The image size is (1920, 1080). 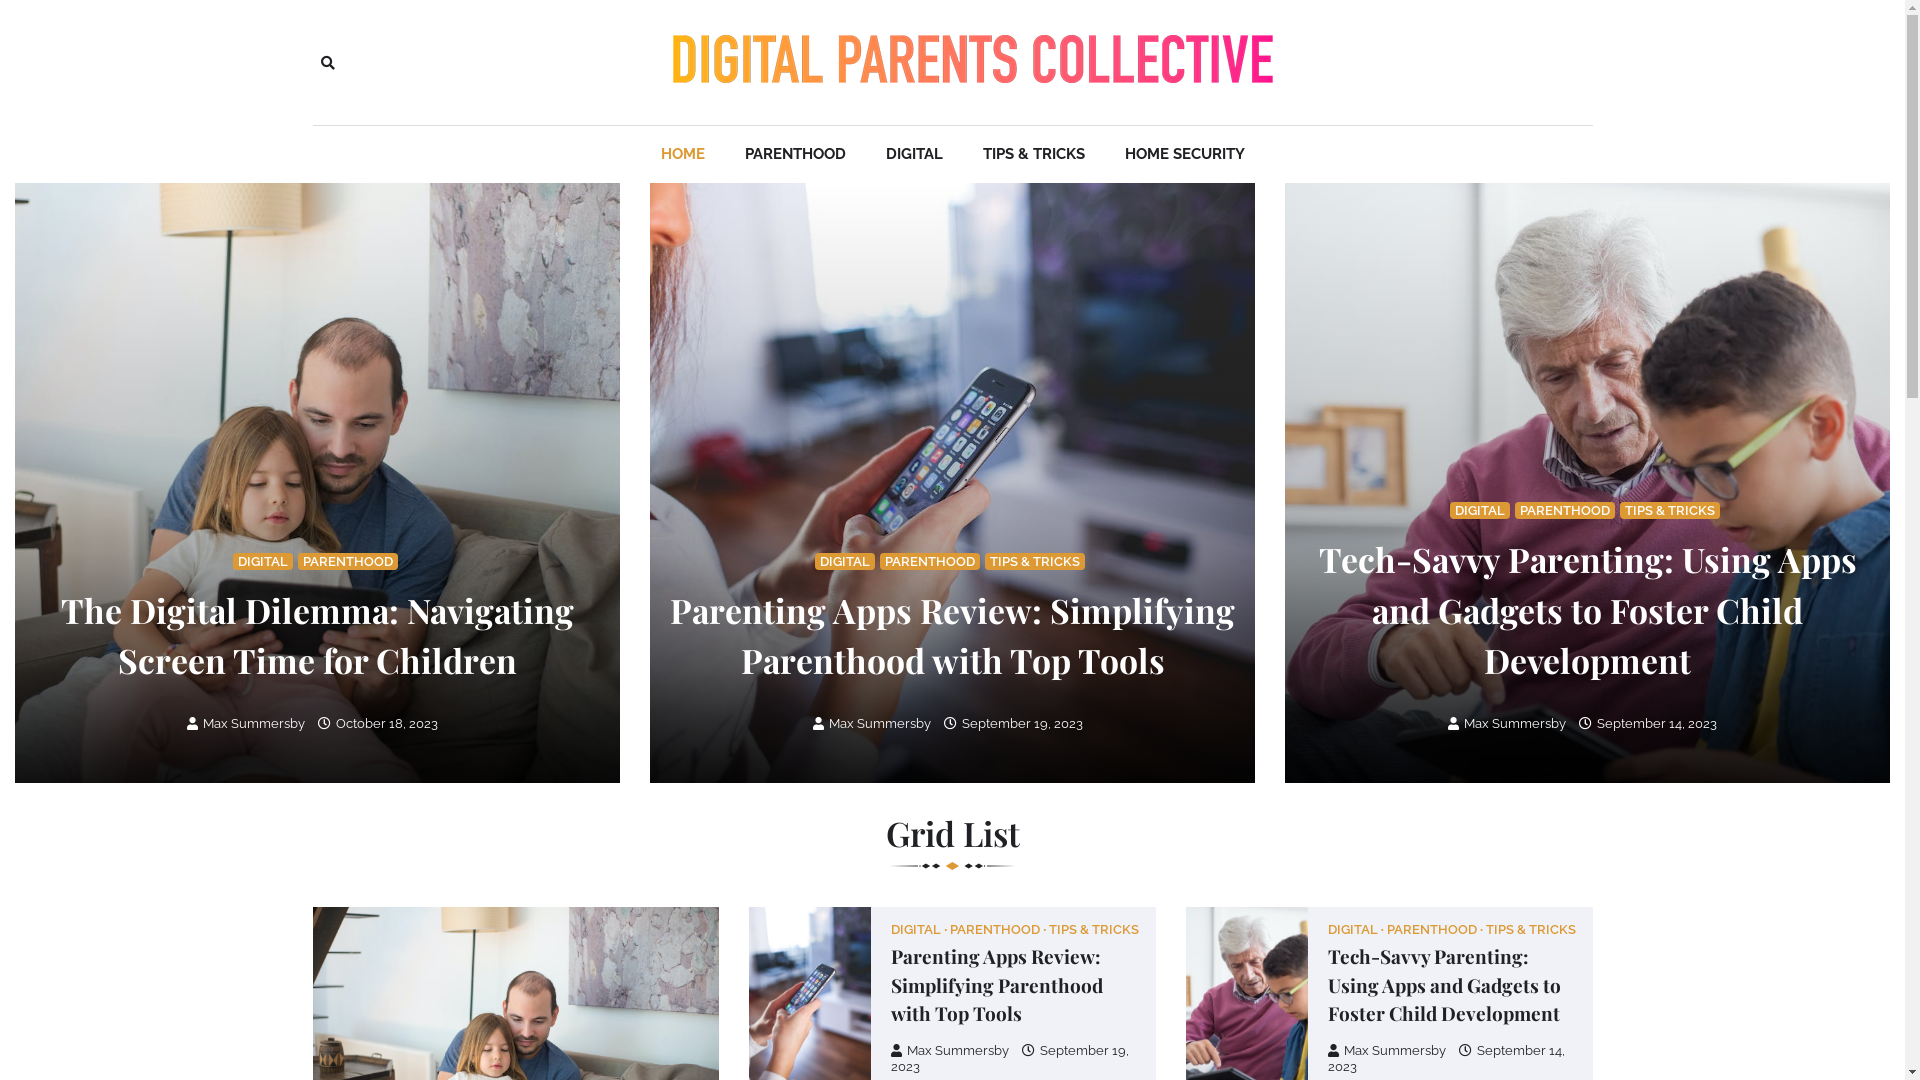 I want to click on 'HOME SECURITY', so click(x=1184, y=153).